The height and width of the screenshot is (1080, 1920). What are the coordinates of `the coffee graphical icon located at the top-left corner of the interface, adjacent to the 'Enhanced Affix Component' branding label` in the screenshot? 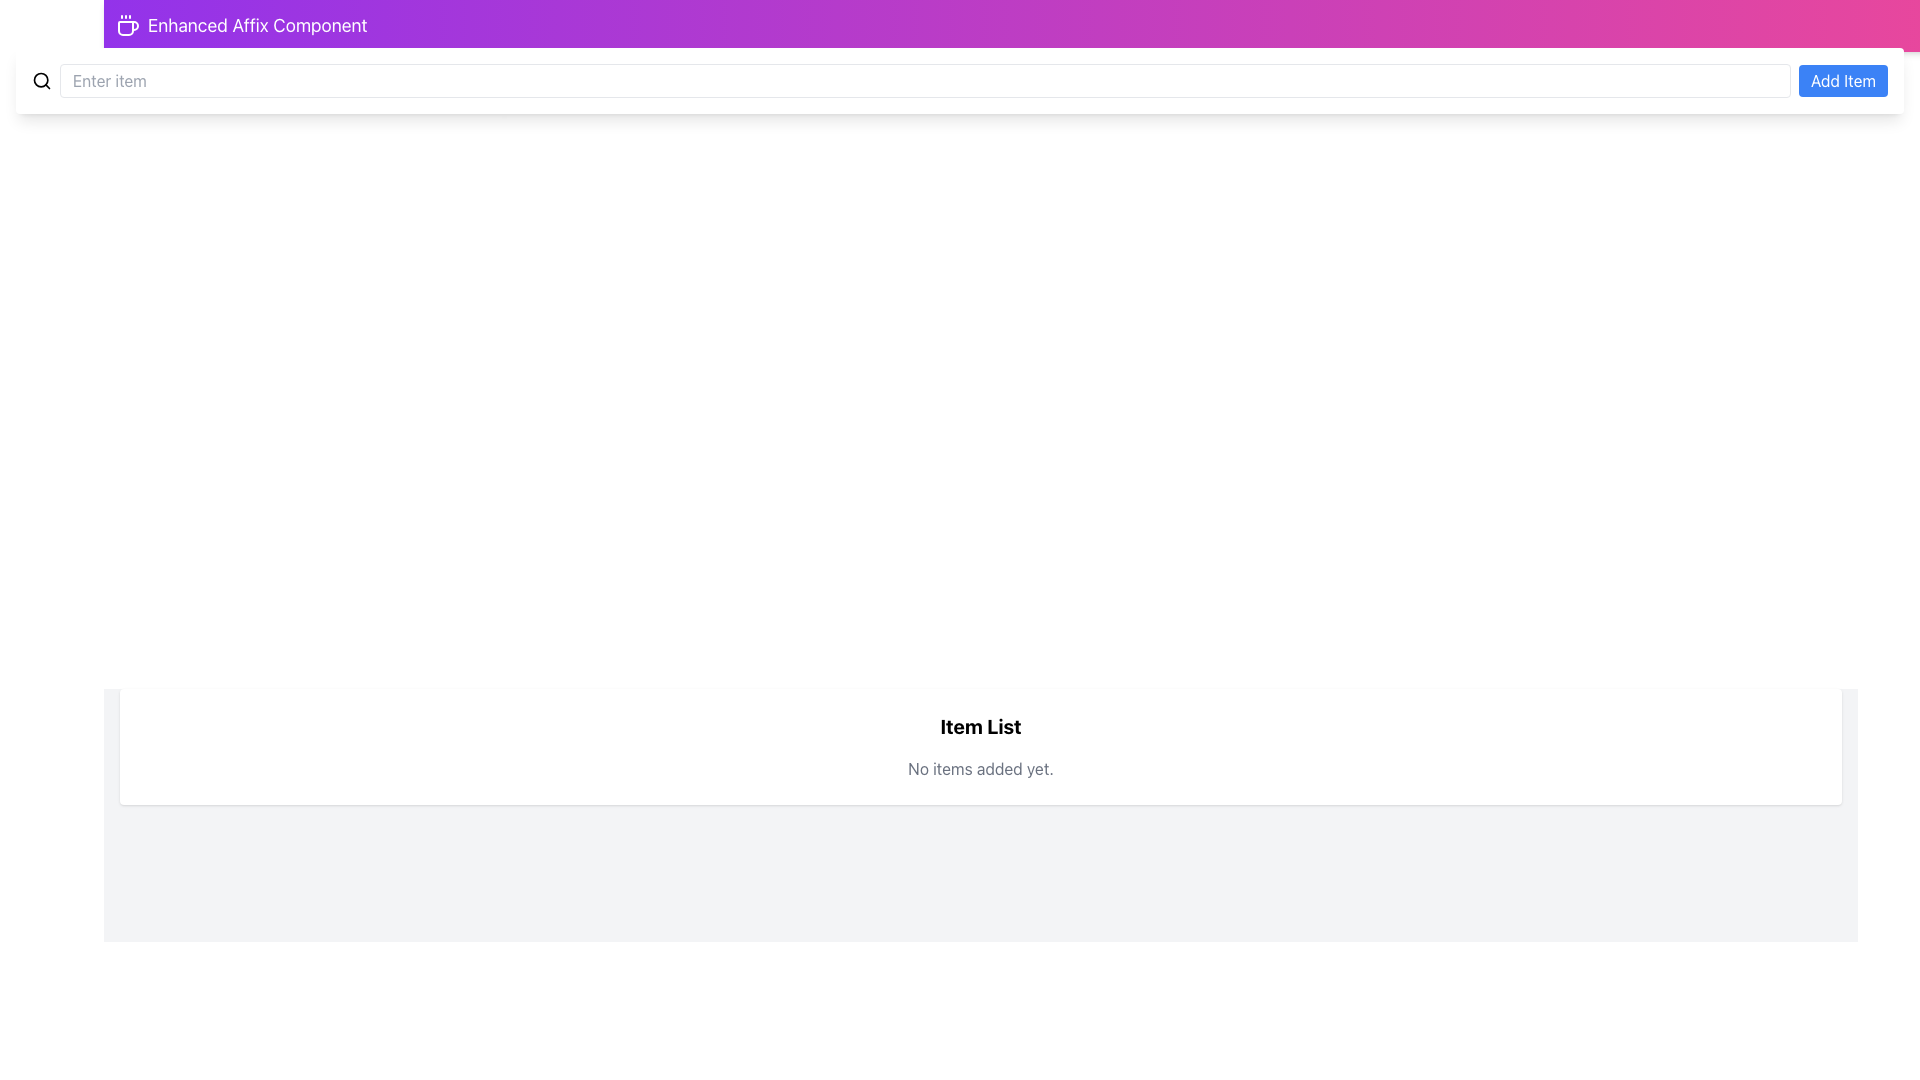 It's located at (127, 28).